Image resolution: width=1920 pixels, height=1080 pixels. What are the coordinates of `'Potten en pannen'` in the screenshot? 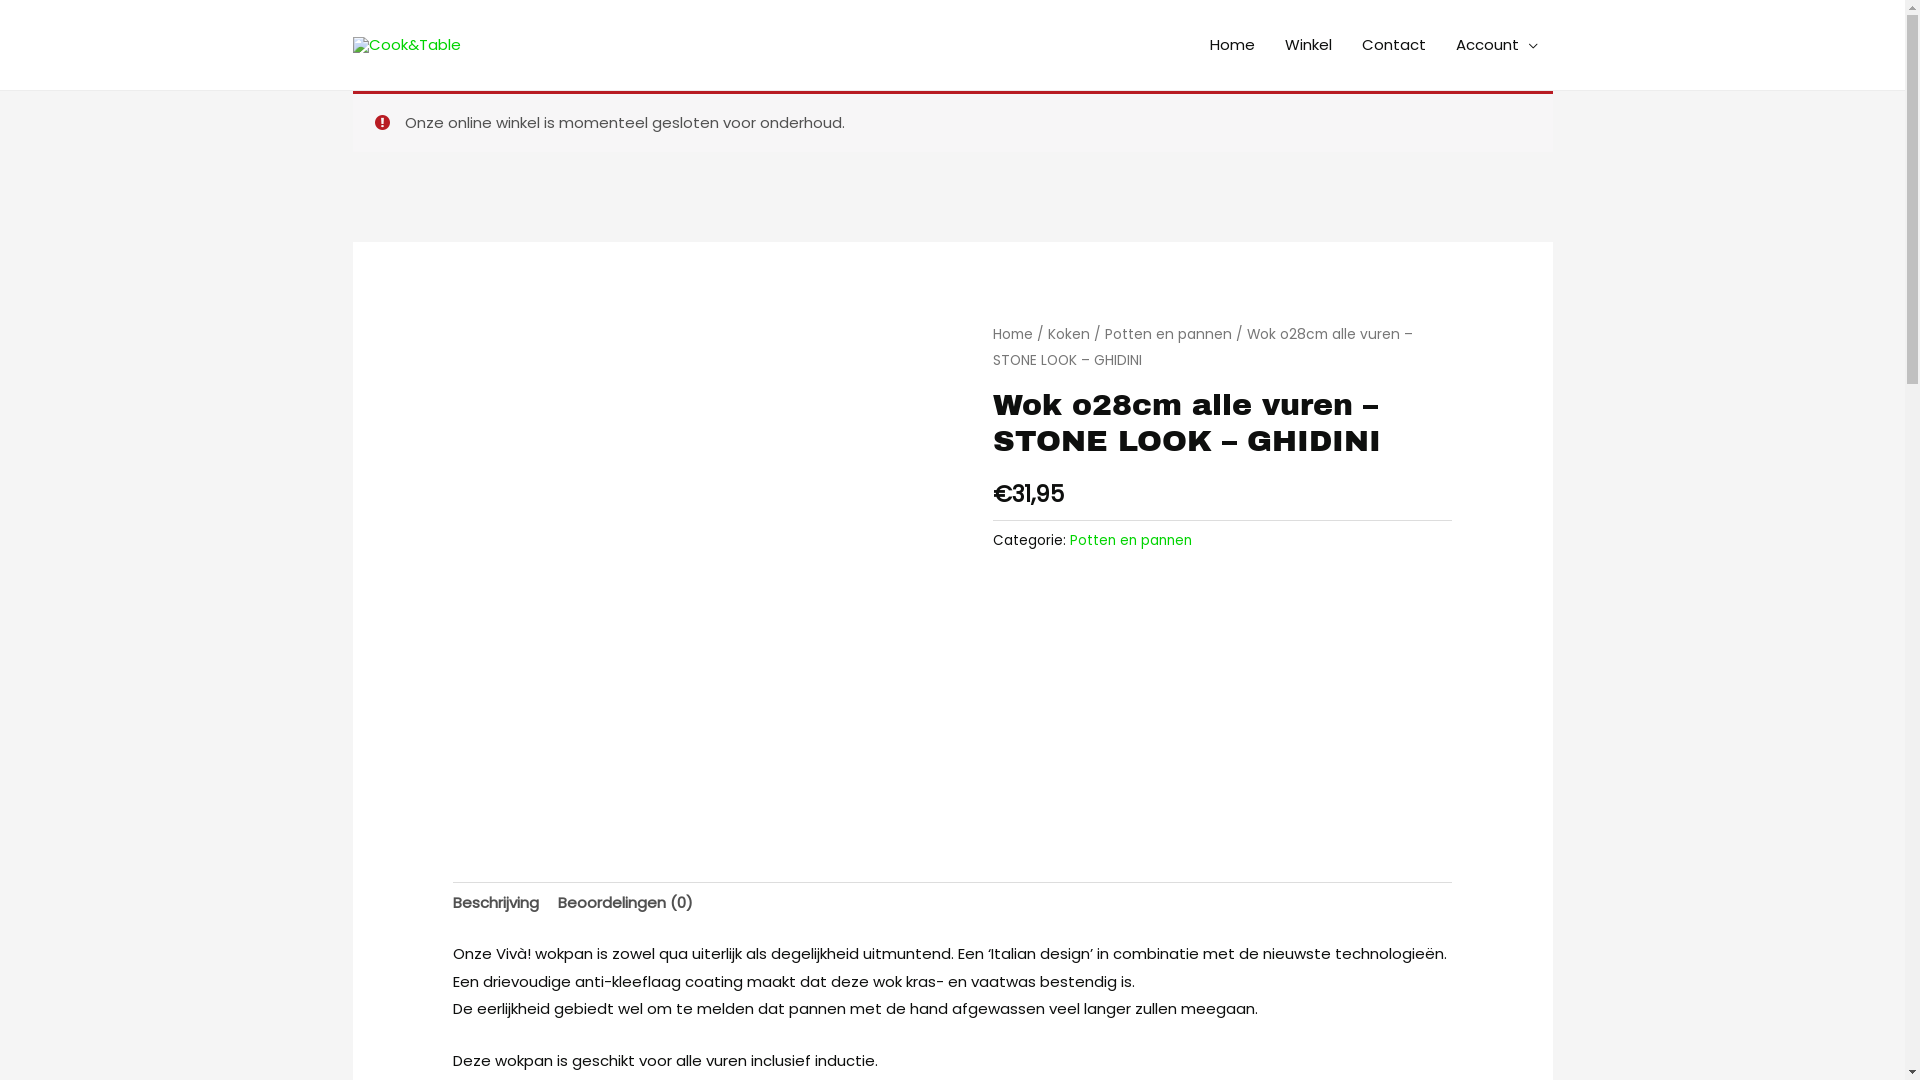 It's located at (1069, 540).